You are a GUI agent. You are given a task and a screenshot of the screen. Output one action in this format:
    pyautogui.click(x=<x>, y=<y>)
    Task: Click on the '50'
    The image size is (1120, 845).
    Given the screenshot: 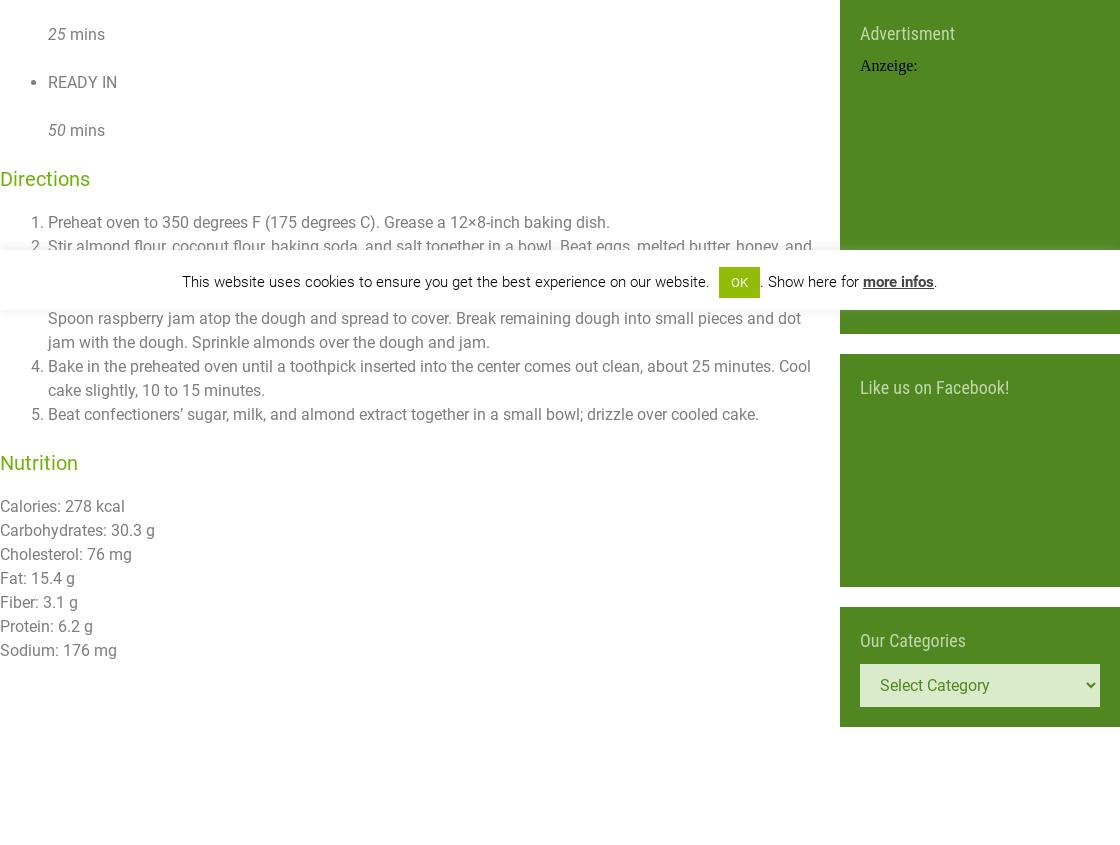 What is the action you would take?
    pyautogui.click(x=48, y=130)
    